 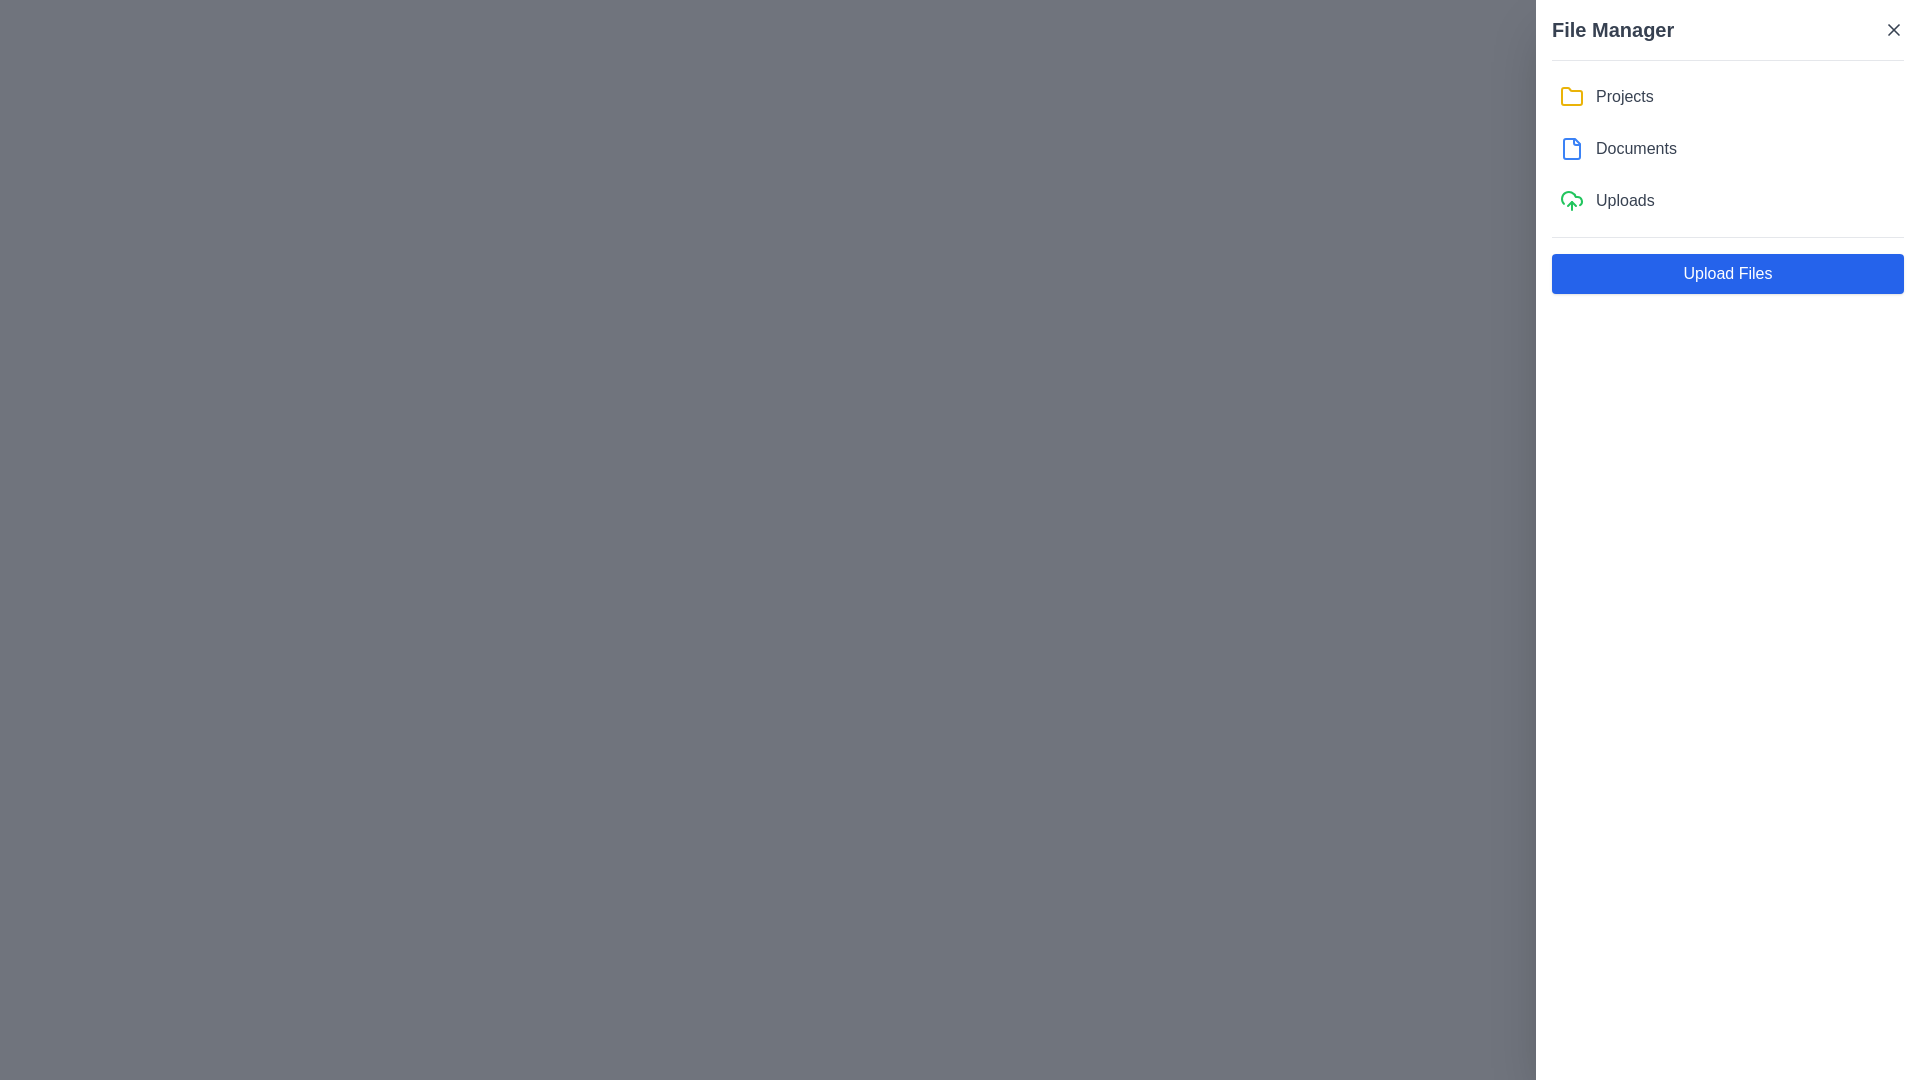 What do you see at coordinates (1727, 148) in the screenshot?
I see `the 'Documents' menu item in the 'File Manager' section` at bounding box center [1727, 148].